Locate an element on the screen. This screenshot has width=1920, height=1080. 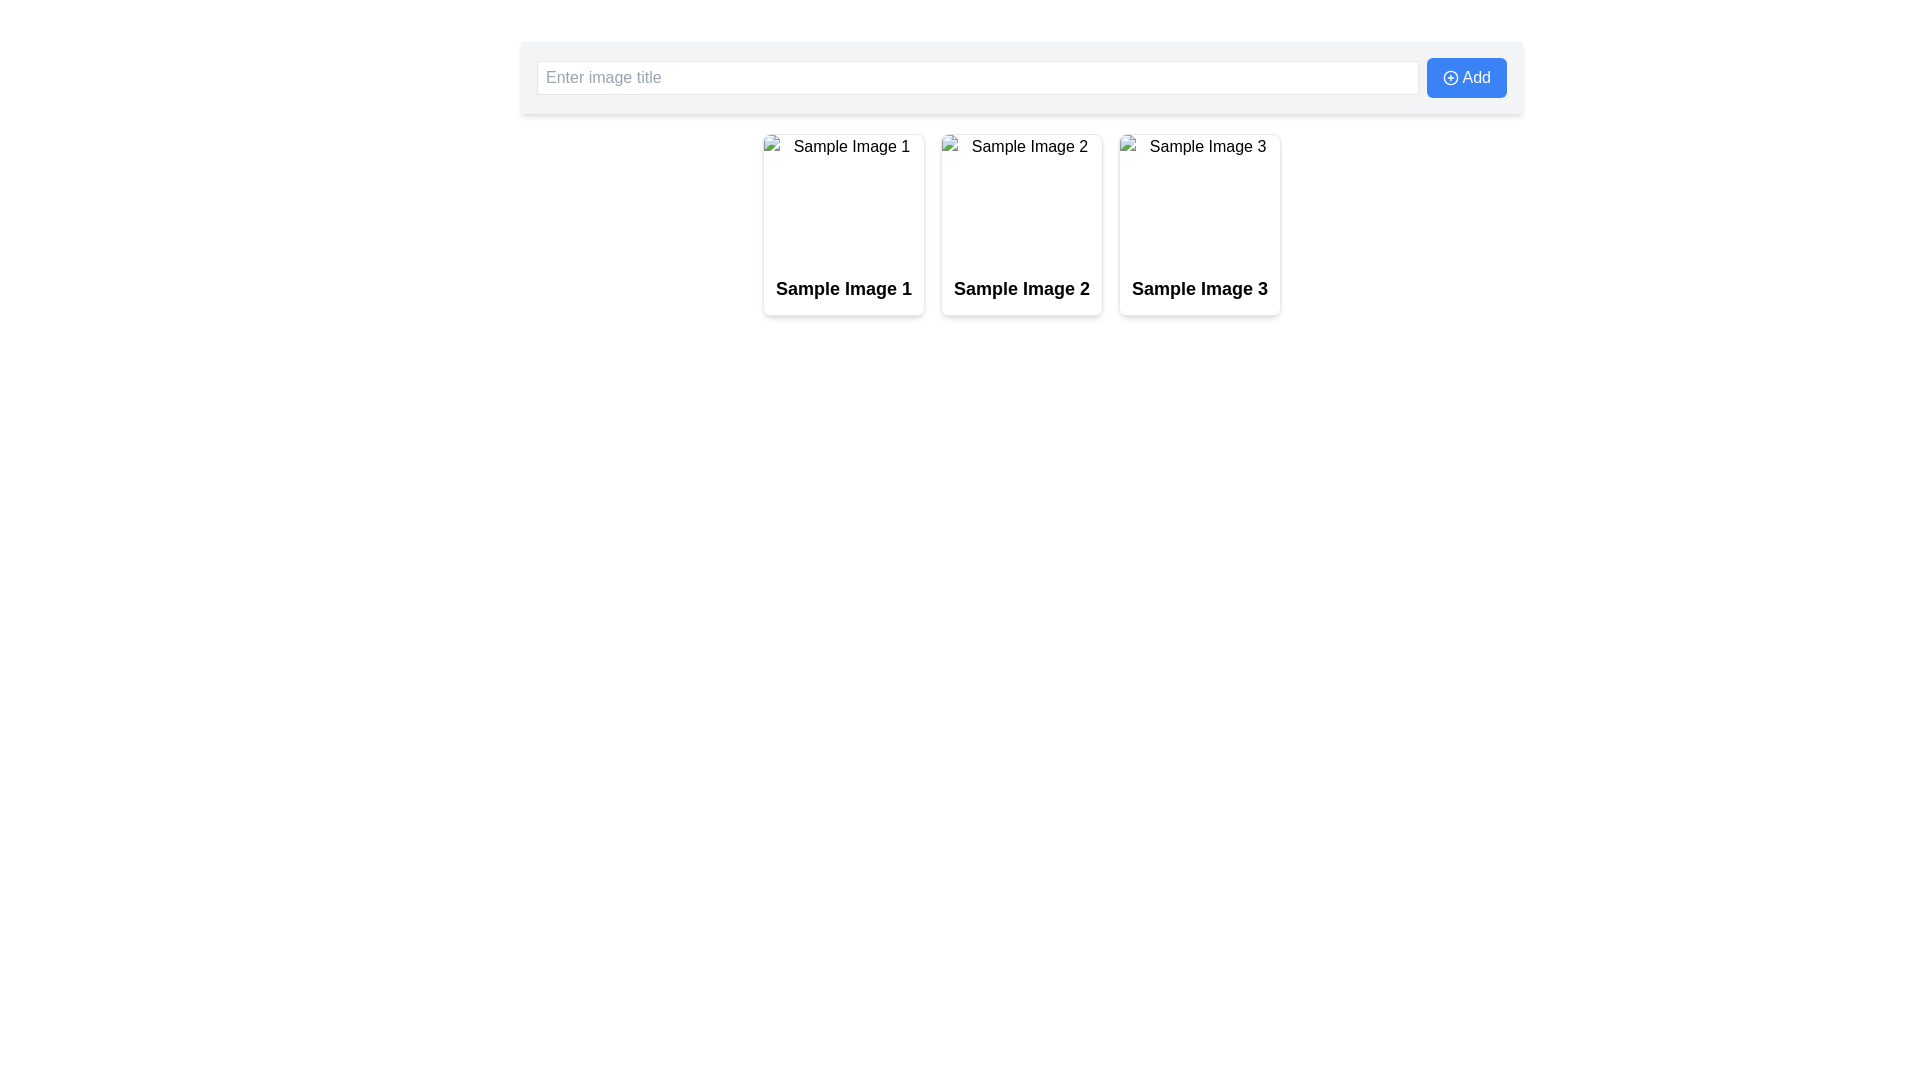
the text label displaying 'Sample Image 3.' which is centrally aligned below the third image placeholder, making it visually prominent within its card is located at coordinates (1200, 289).